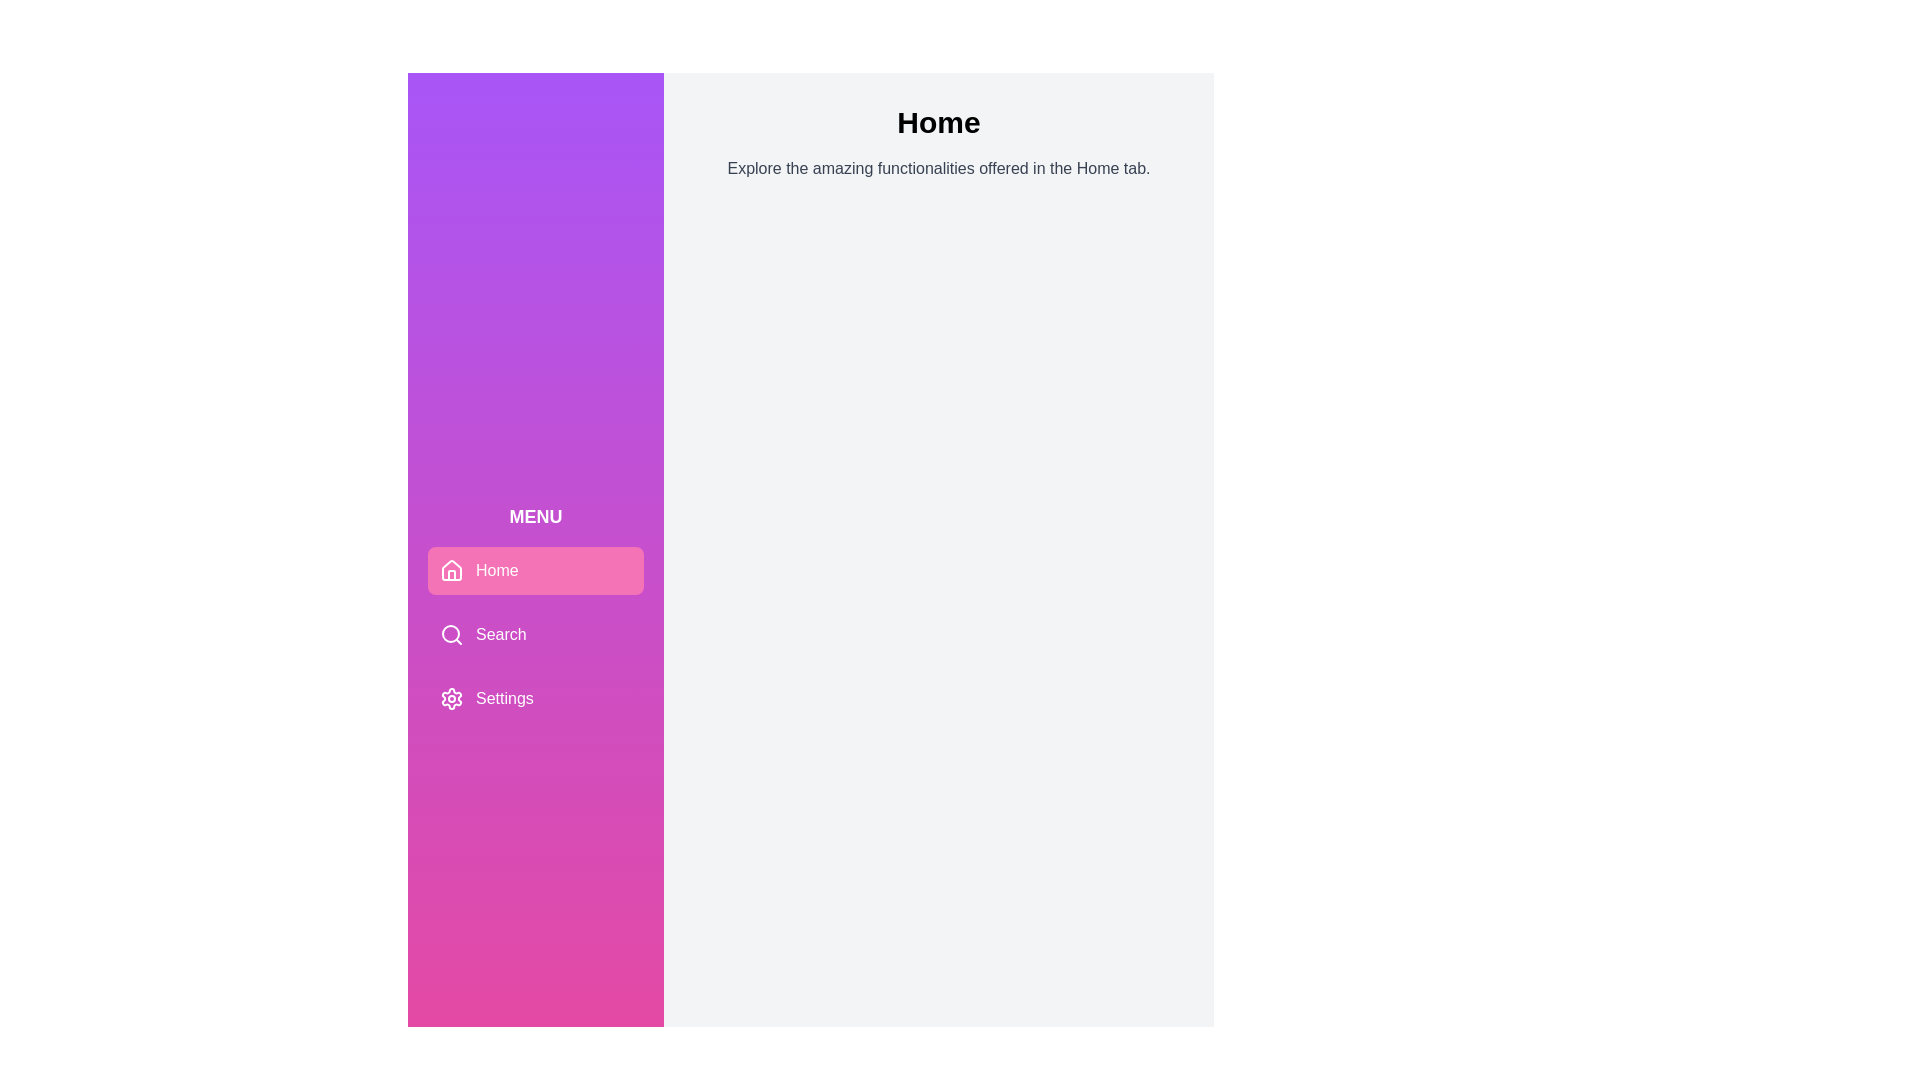  What do you see at coordinates (536, 570) in the screenshot?
I see `the Home tab from the menu` at bounding box center [536, 570].